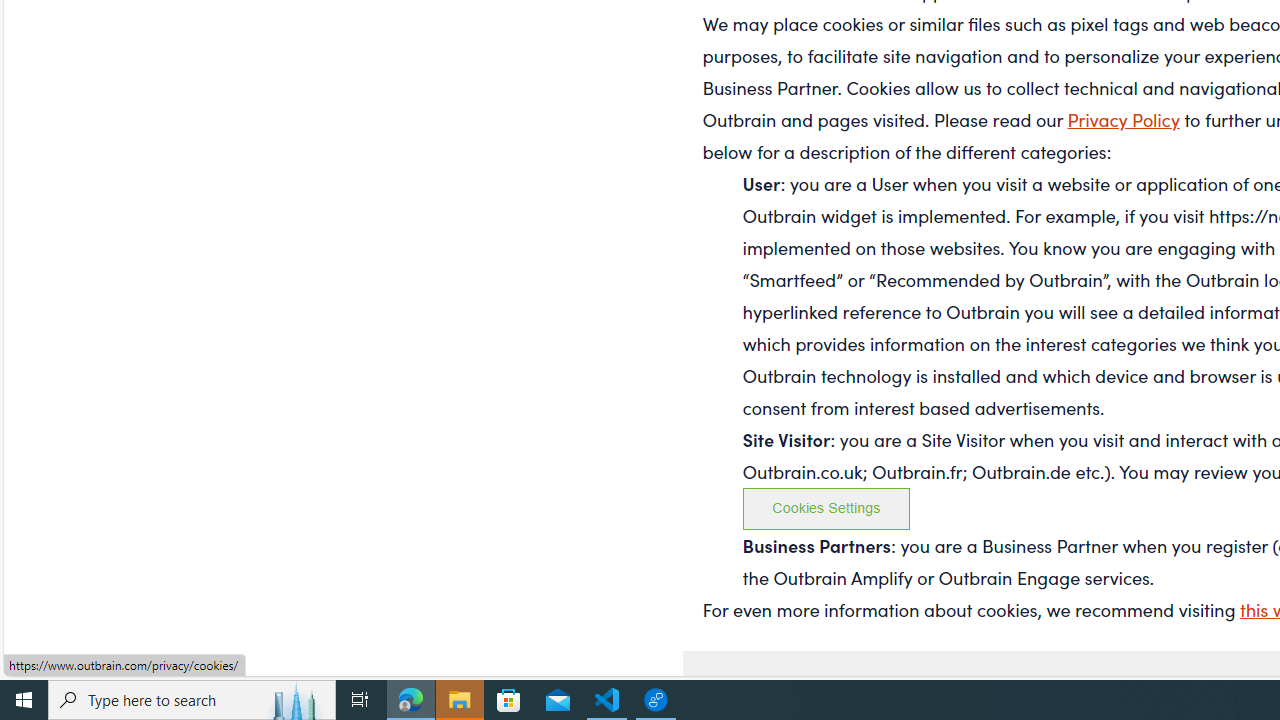  Describe the element at coordinates (826, 508) in the screenshot. I see `'Cookies Settings'` at that location.